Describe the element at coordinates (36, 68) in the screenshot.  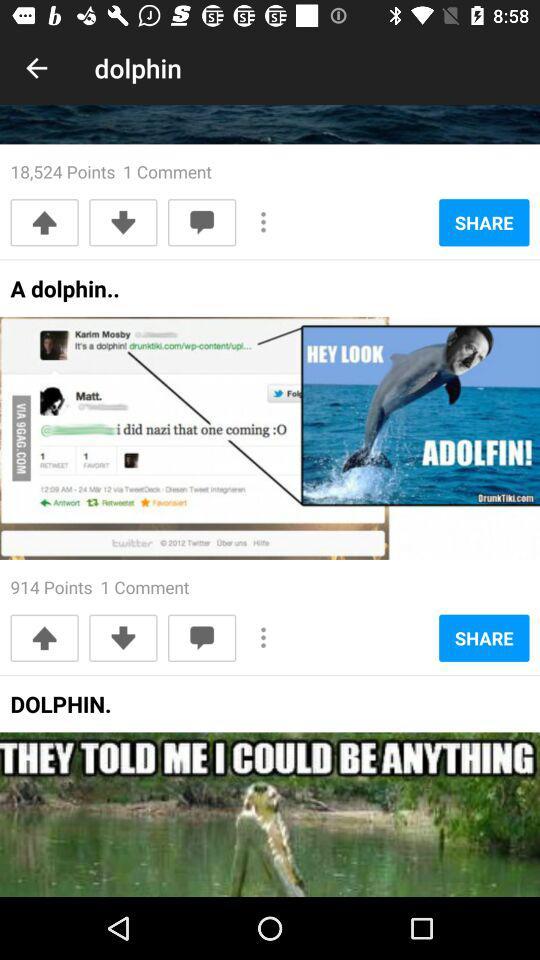
I see `icon next to the dolphin item` at that location.